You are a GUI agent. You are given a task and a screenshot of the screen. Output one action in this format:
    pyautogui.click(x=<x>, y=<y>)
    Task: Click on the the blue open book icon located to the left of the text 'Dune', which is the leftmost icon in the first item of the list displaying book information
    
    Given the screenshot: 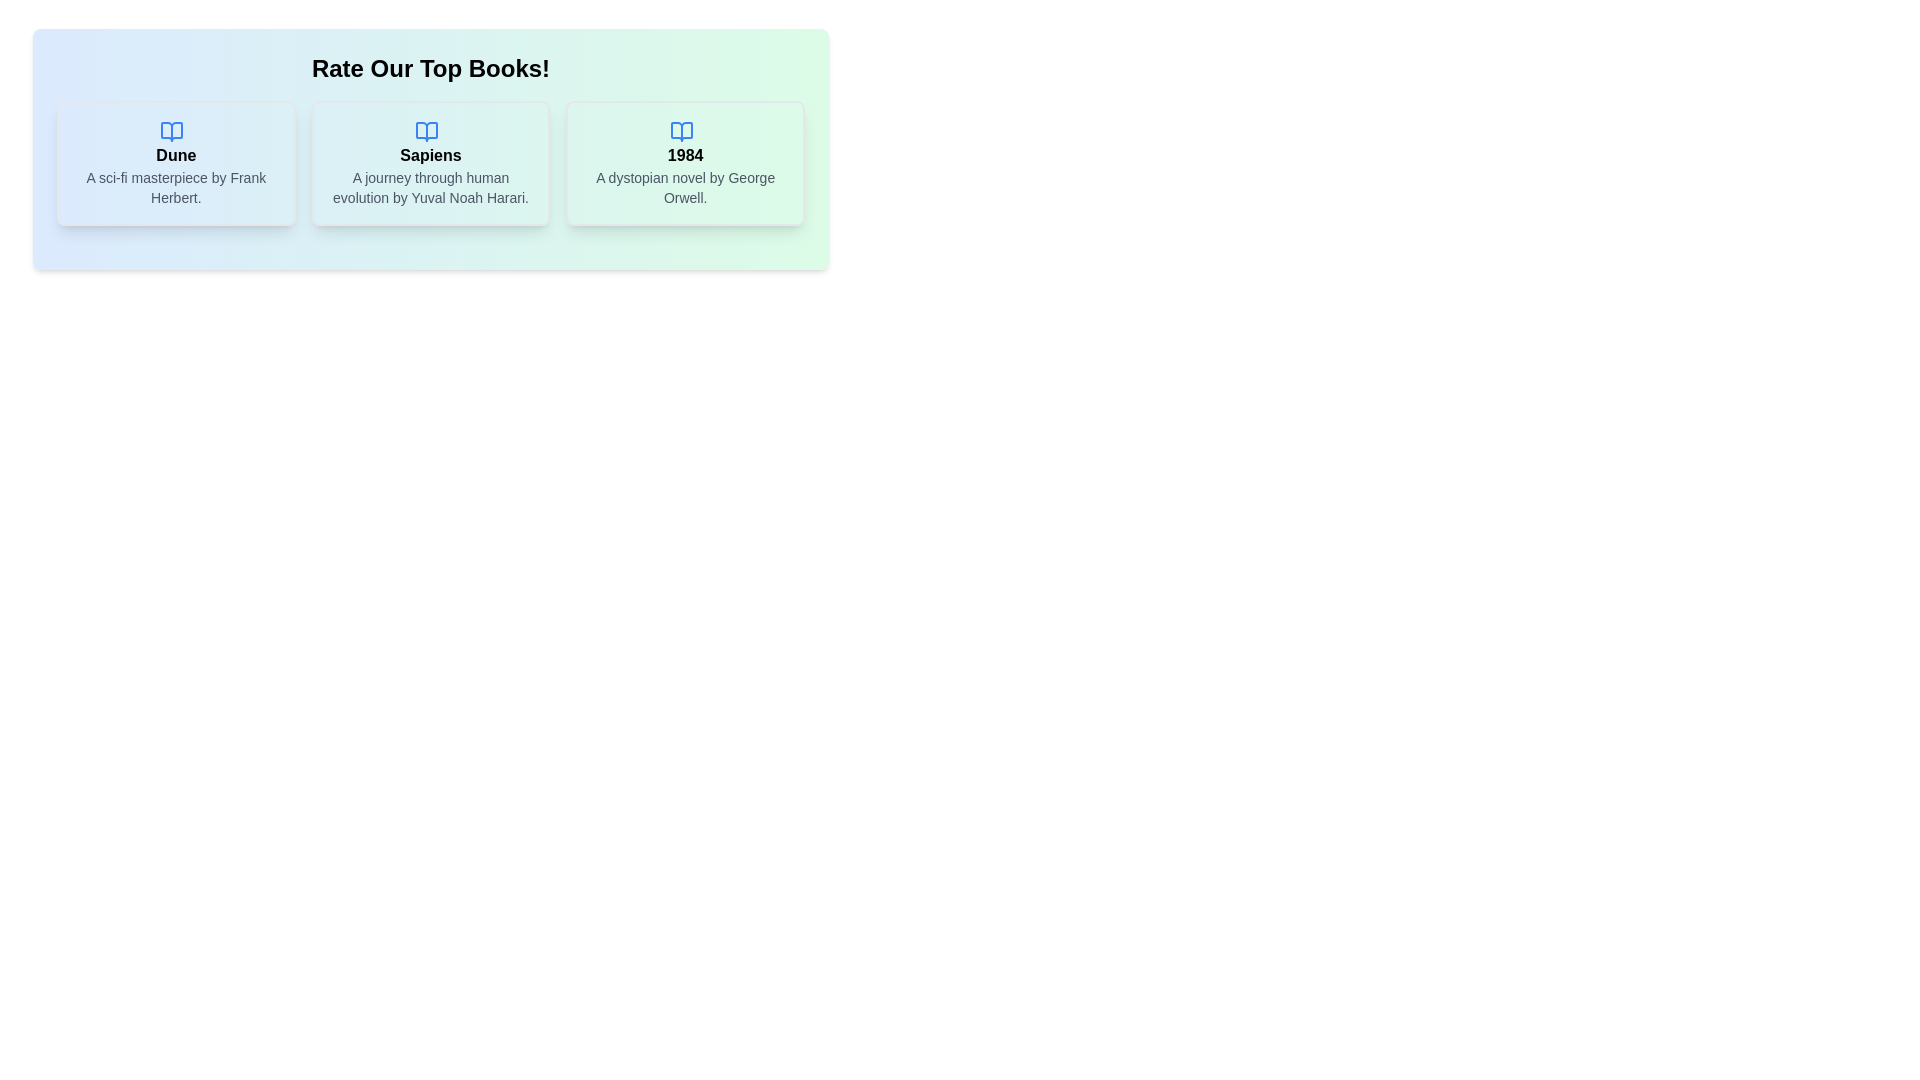 What is the action you would take?
    pyautogui.click(x=172, y=131)
    